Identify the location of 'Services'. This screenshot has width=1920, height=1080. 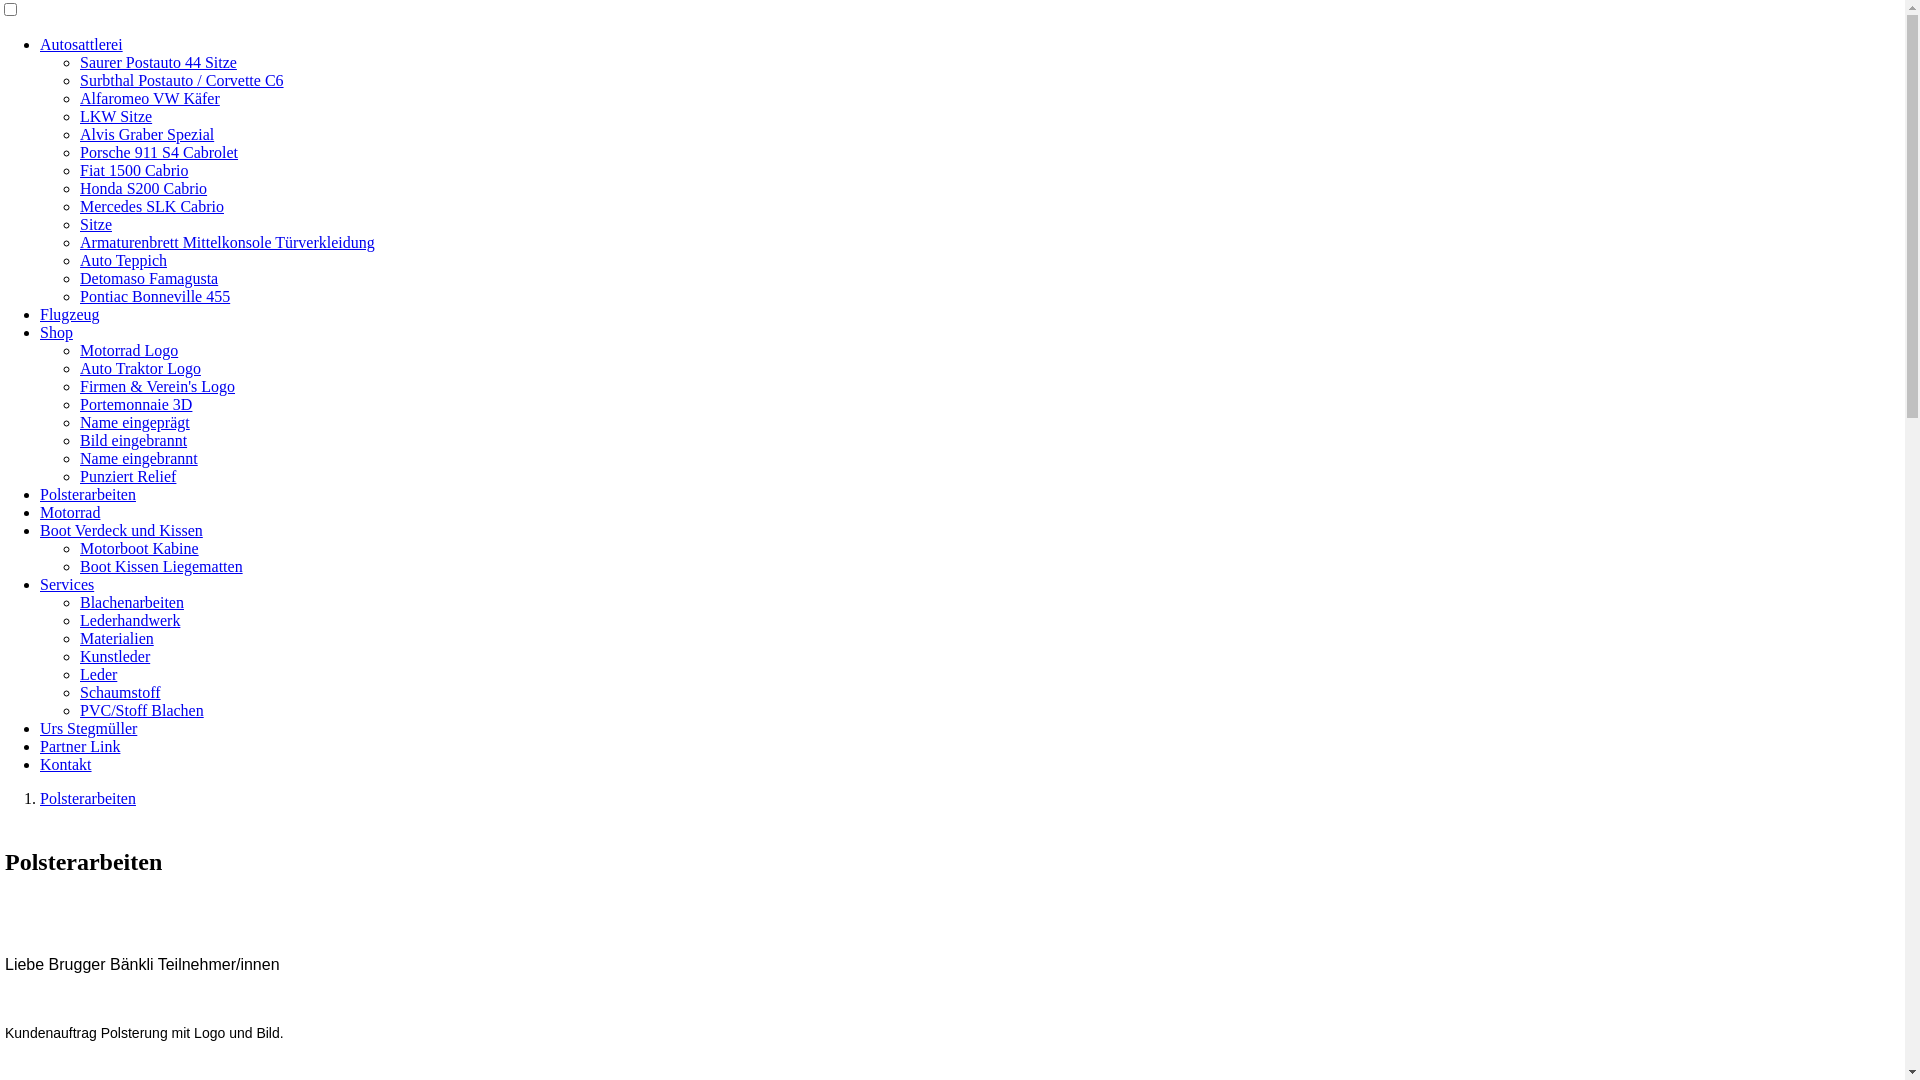
(67, 584).